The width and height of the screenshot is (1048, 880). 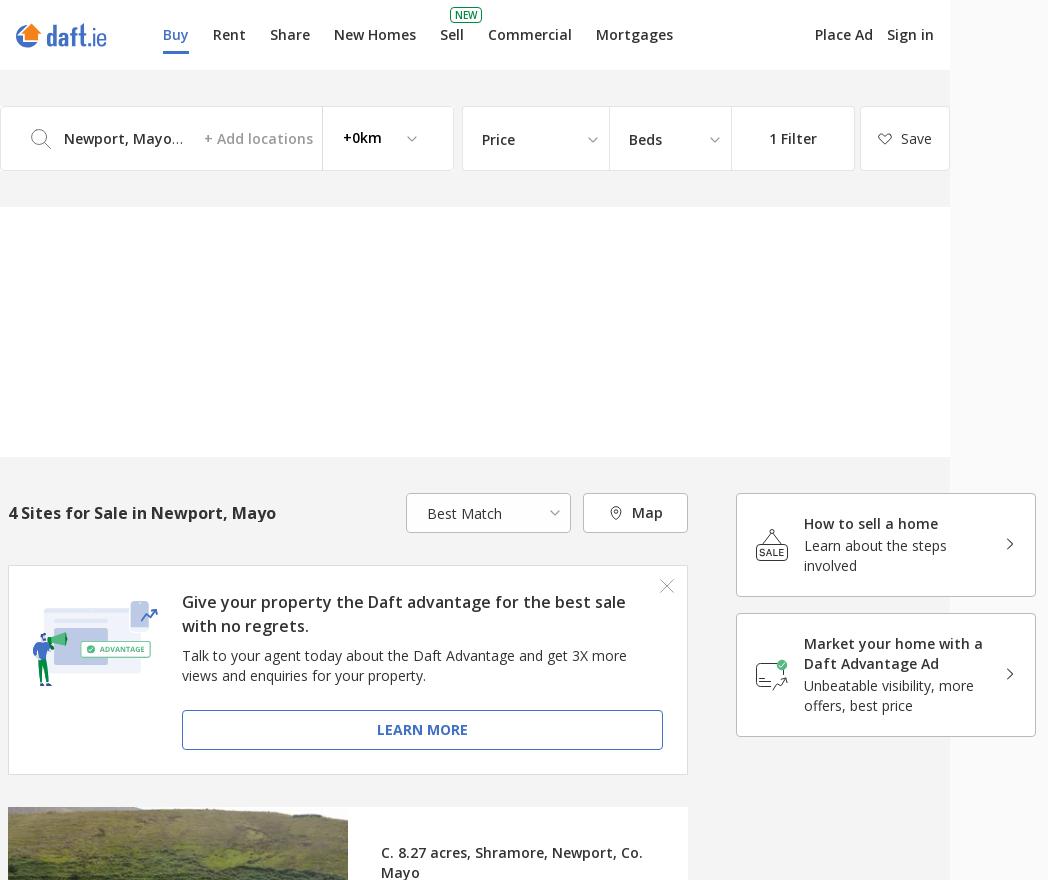 What do you see at coordinates (886, 33) in the screenshot?
I see `'Sign in'` at bounding box center [886, 33].